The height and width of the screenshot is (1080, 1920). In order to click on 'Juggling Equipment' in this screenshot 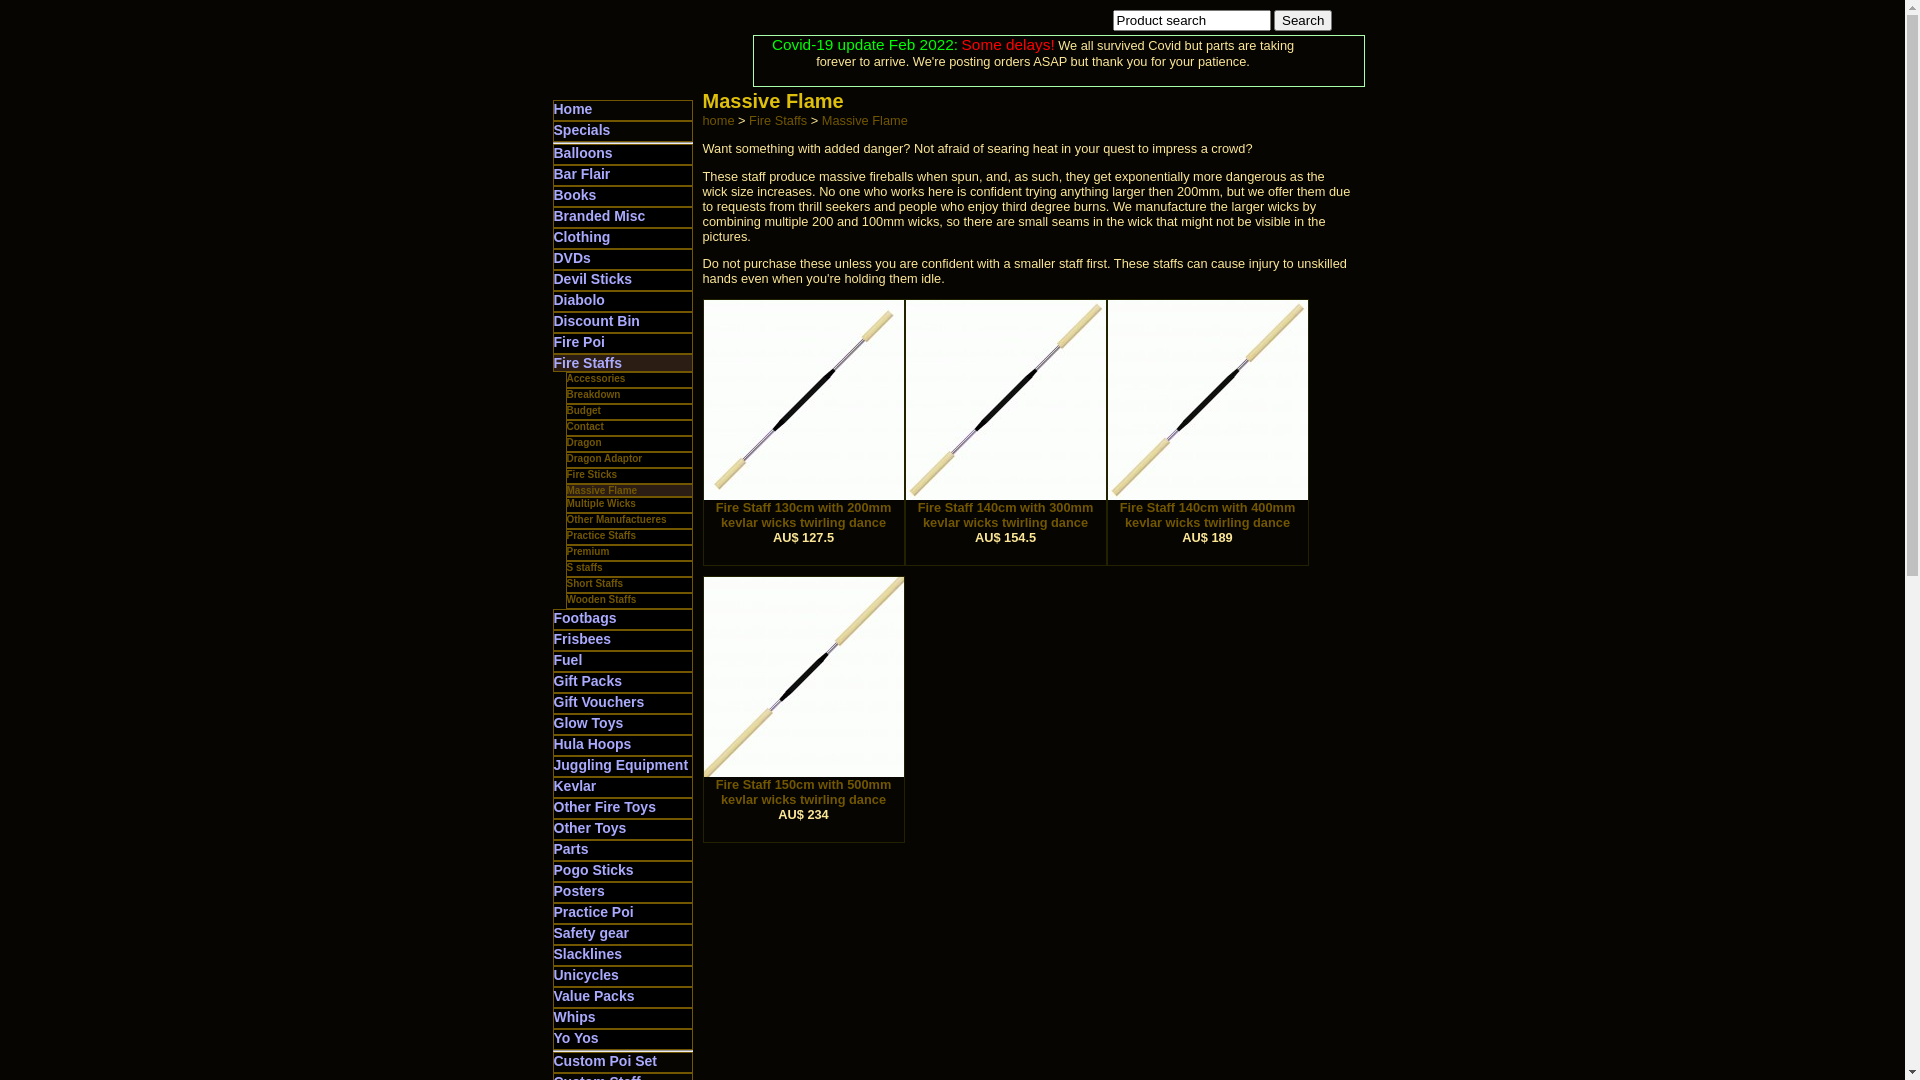, I will do `click(620, 764)`.